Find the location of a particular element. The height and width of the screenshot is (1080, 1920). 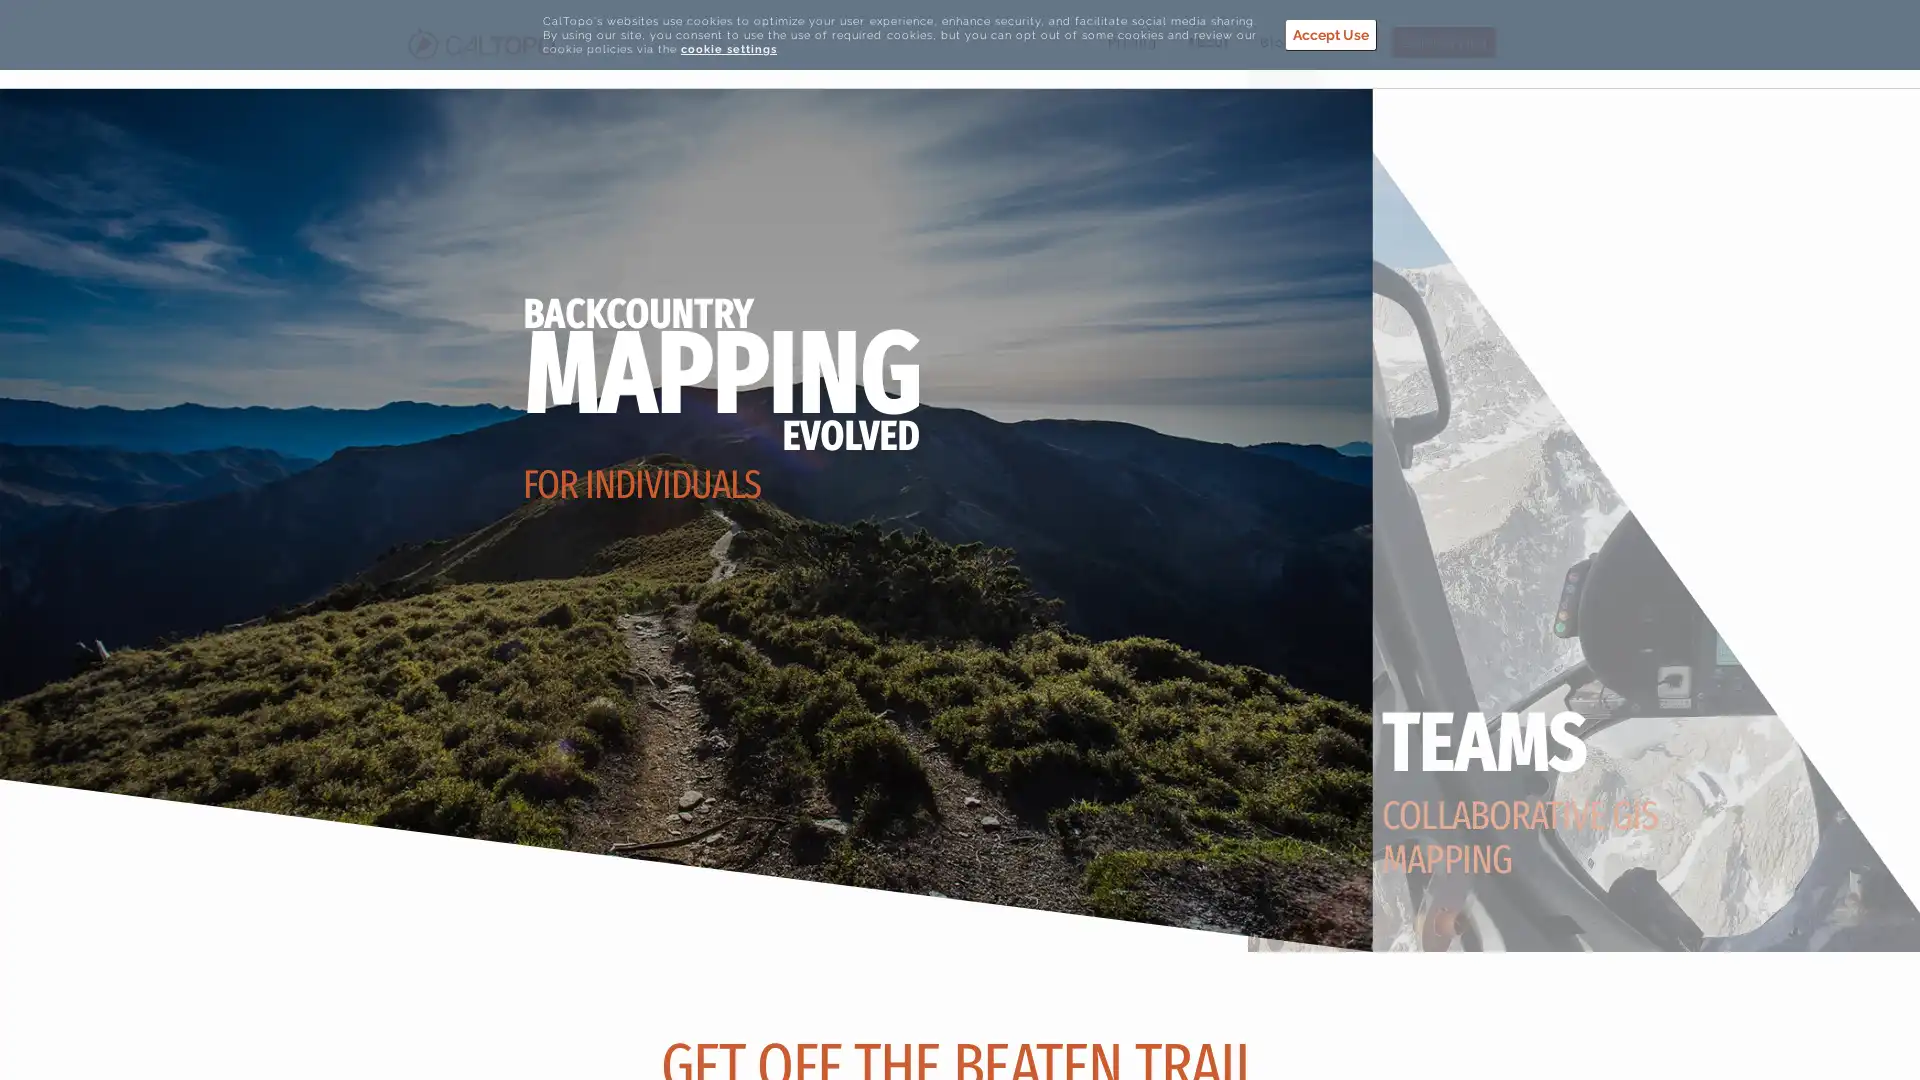

Accept Use is located at coordinates (1330, 34).